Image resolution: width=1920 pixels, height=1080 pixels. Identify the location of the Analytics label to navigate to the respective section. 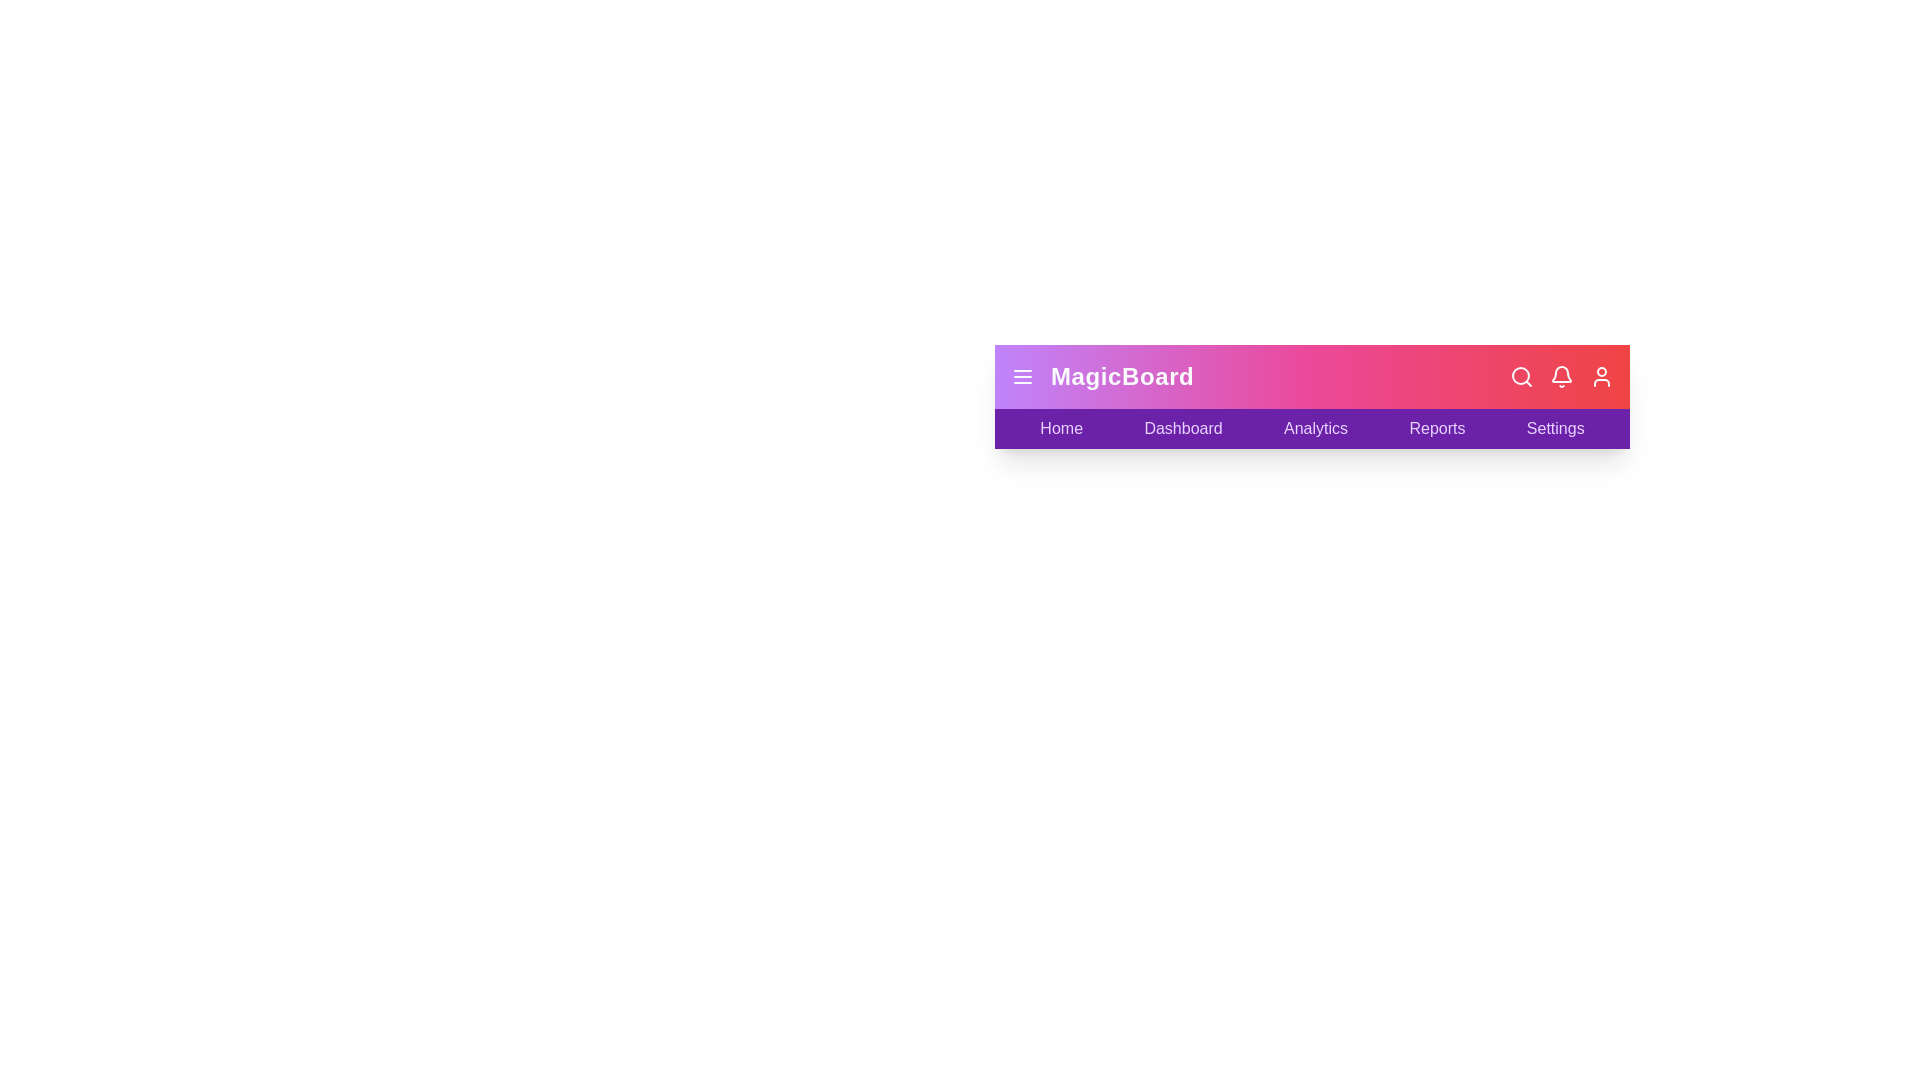
(1315, 427).